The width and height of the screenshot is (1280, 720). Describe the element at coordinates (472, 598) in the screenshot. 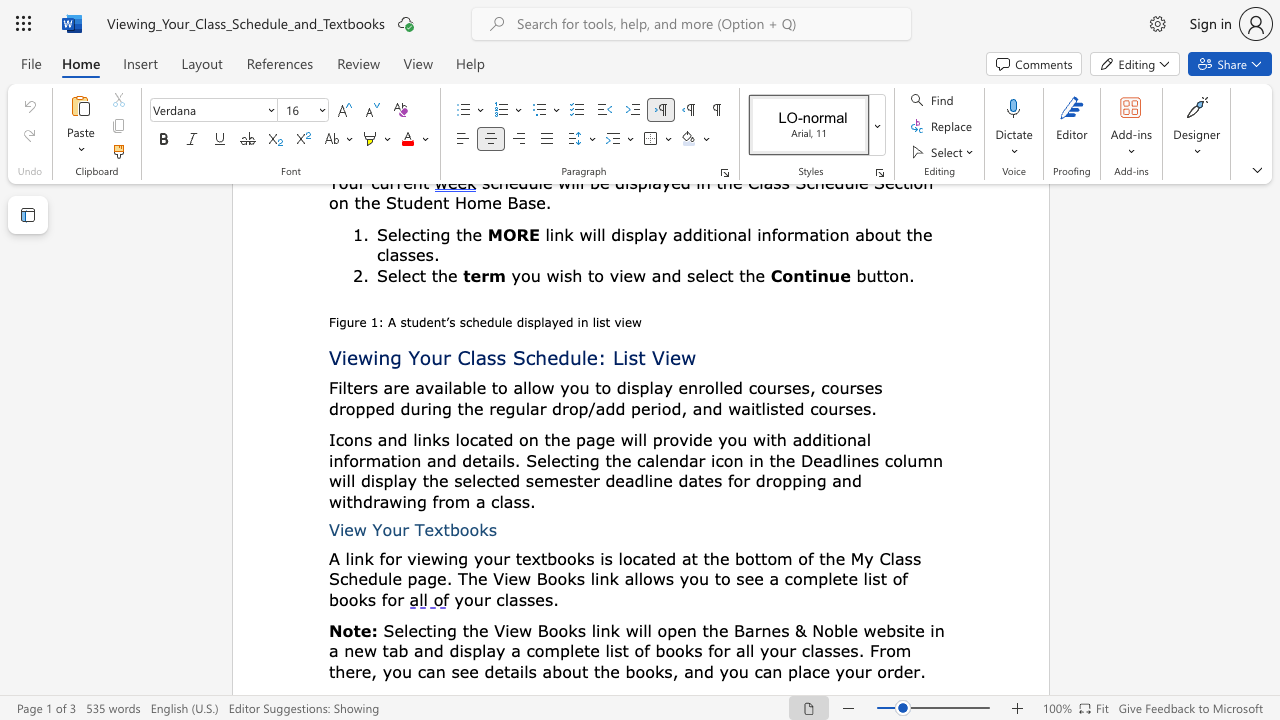

I see `the subset text "ur" within the text "your classes."` at that location.